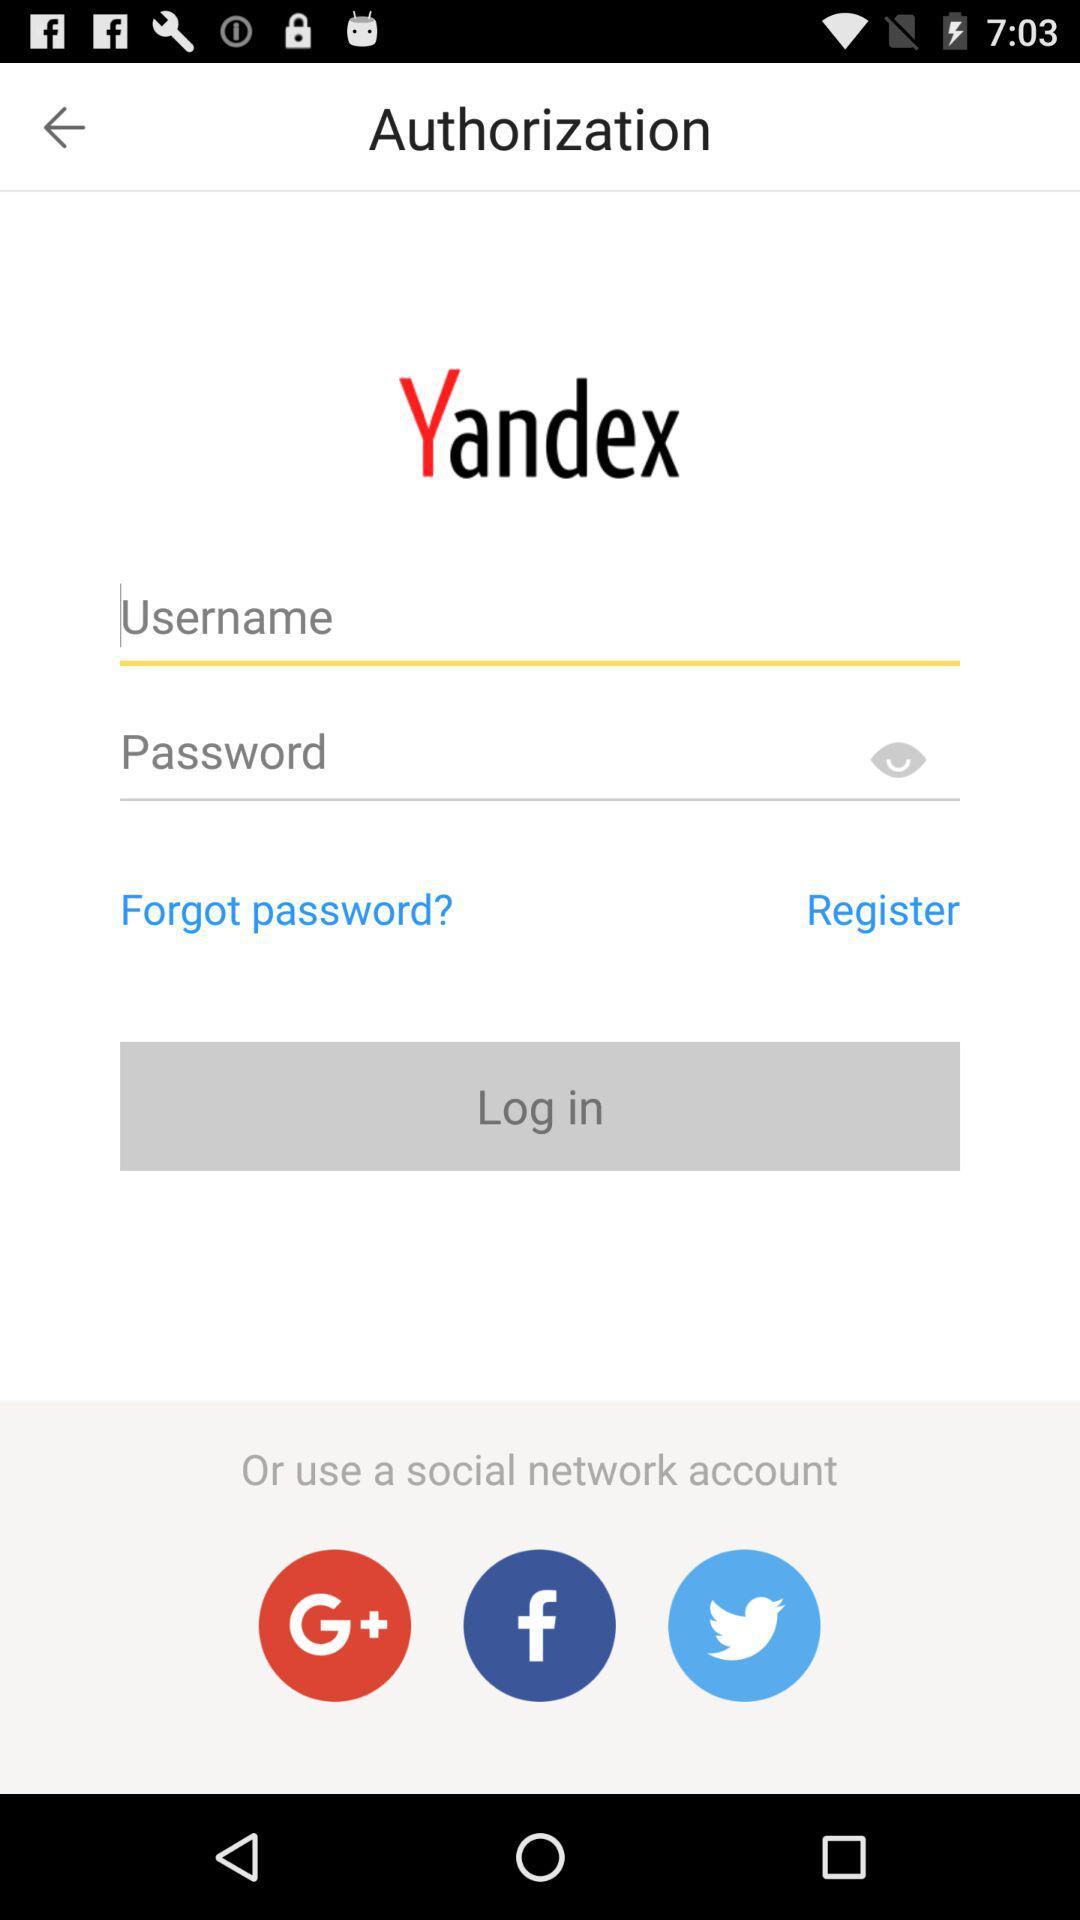 Image resolution: width=1080 pixels, height=1920 pixels. What do you see at coordinates (538, 422) in the screenshot?
I see `main page` at bounding box center [538, 422].